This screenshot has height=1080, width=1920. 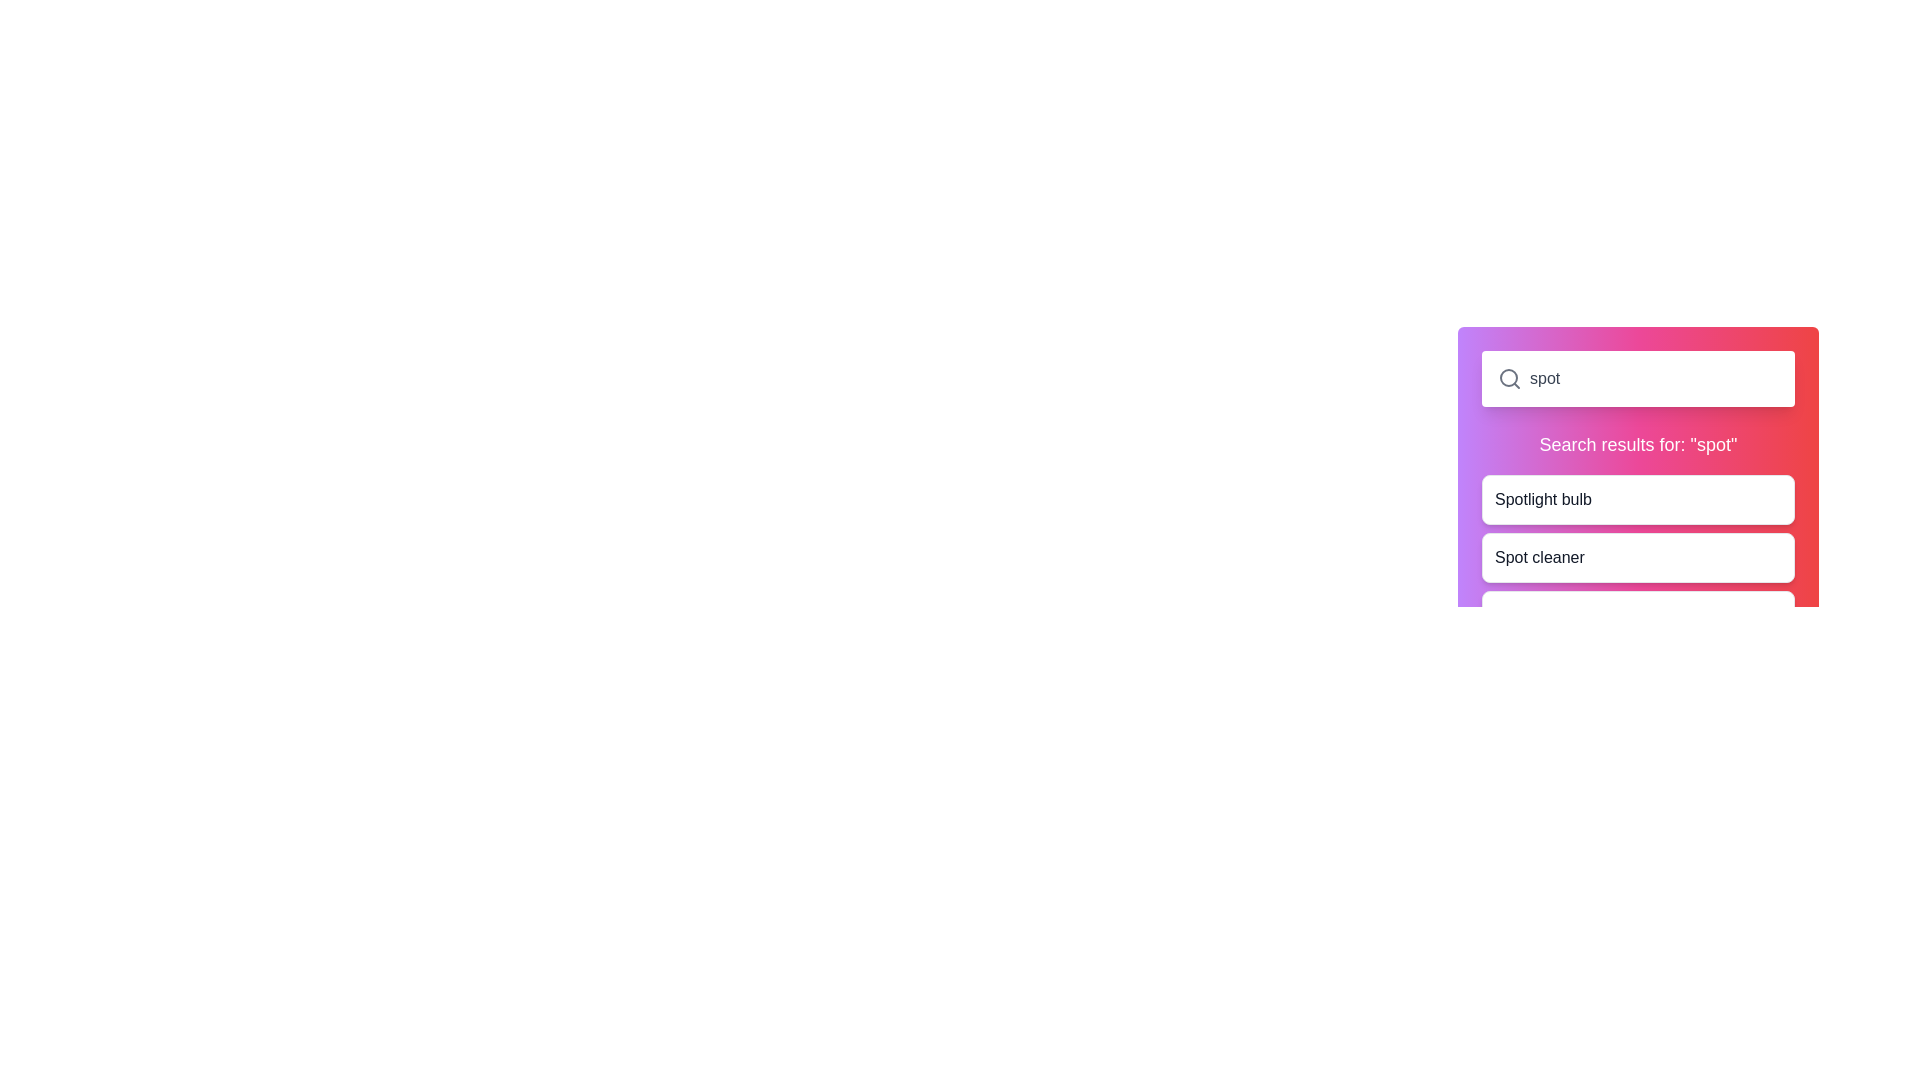 What do you see at coordinates (1508, 378) in the screenshot?
I see `the circular SVG element representing the lens of the magnifying glass icon located inside the search bar area to the left of the search field` at bounding box center [1508, 378].